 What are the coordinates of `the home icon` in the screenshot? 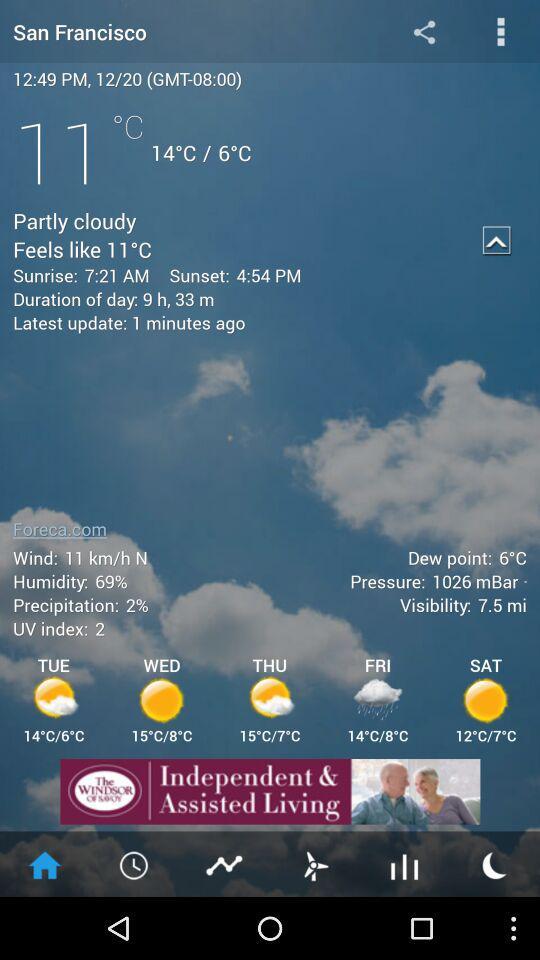 It's located at (44, 925).